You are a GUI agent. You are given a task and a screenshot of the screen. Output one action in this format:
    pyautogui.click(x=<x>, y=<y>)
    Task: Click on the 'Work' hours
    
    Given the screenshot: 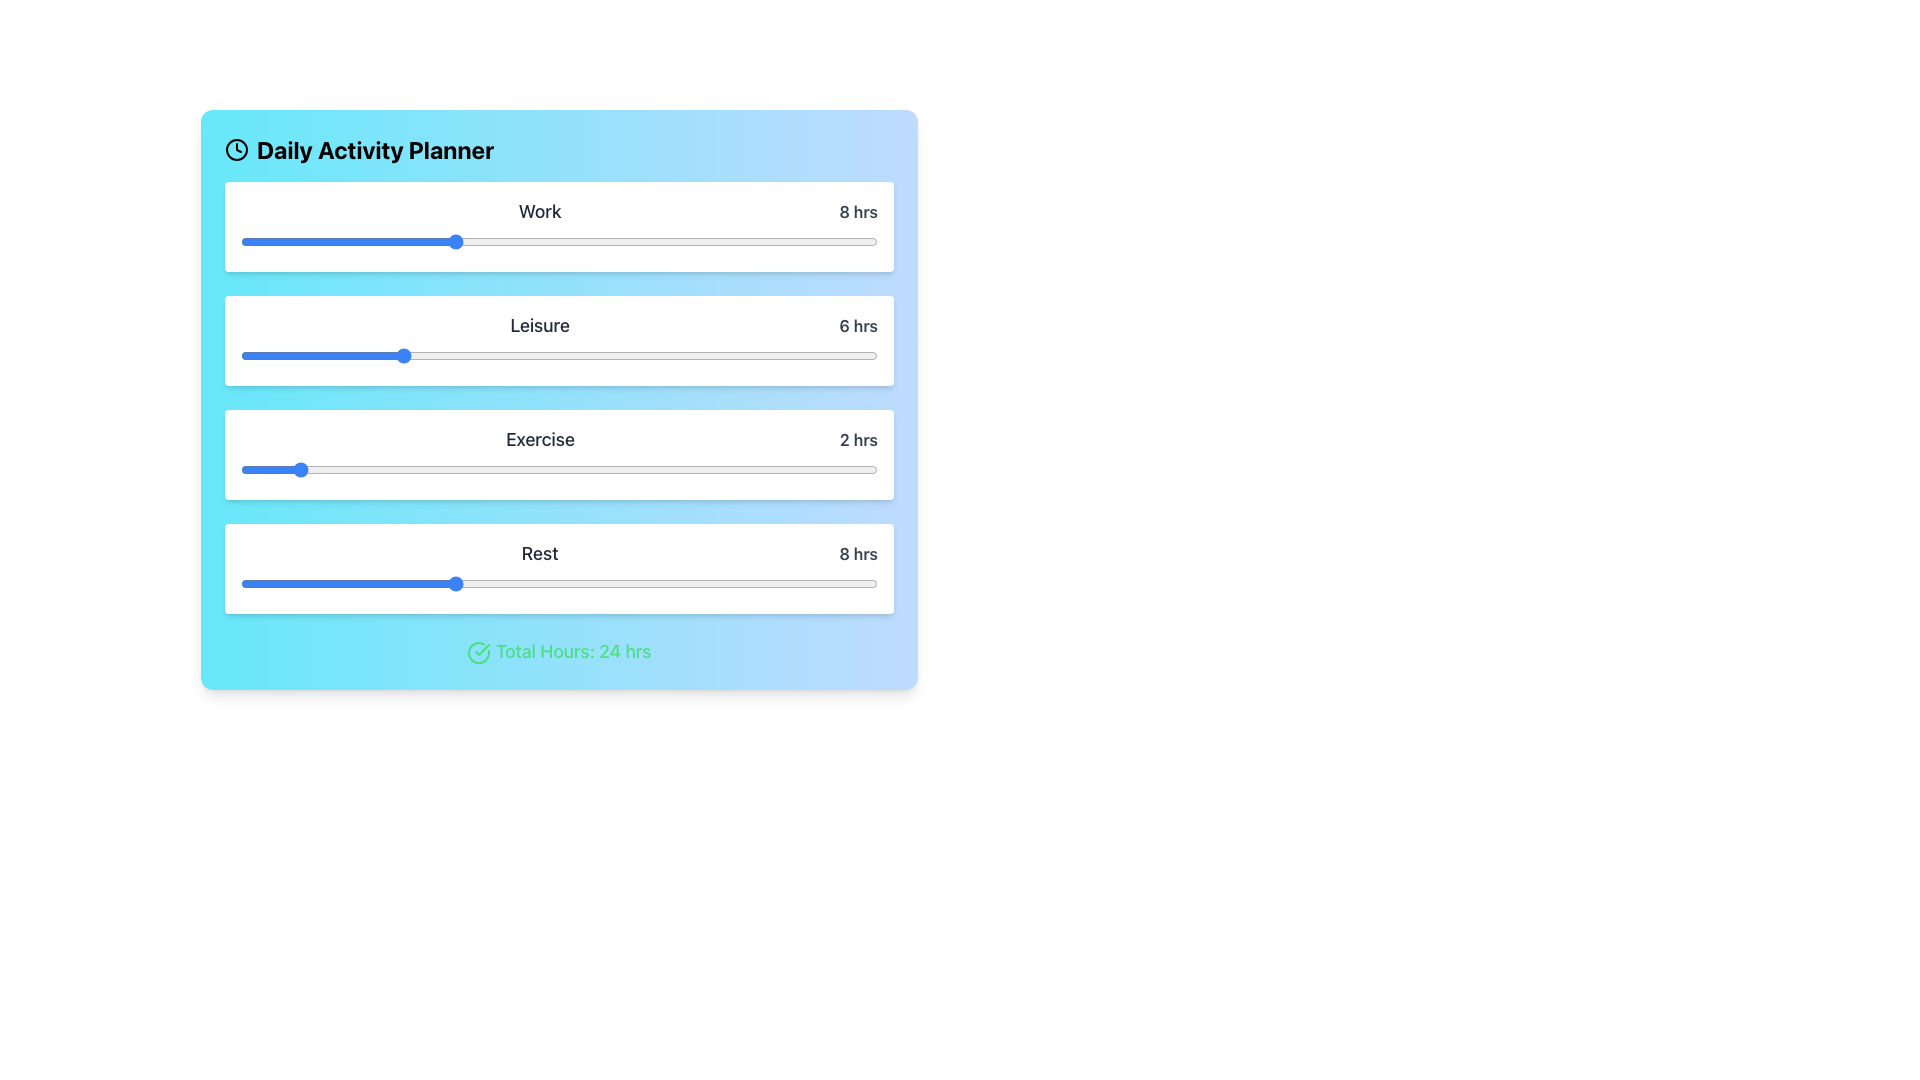 What is the action you would take?
    pyautogui.click(x=532, y=241)
    